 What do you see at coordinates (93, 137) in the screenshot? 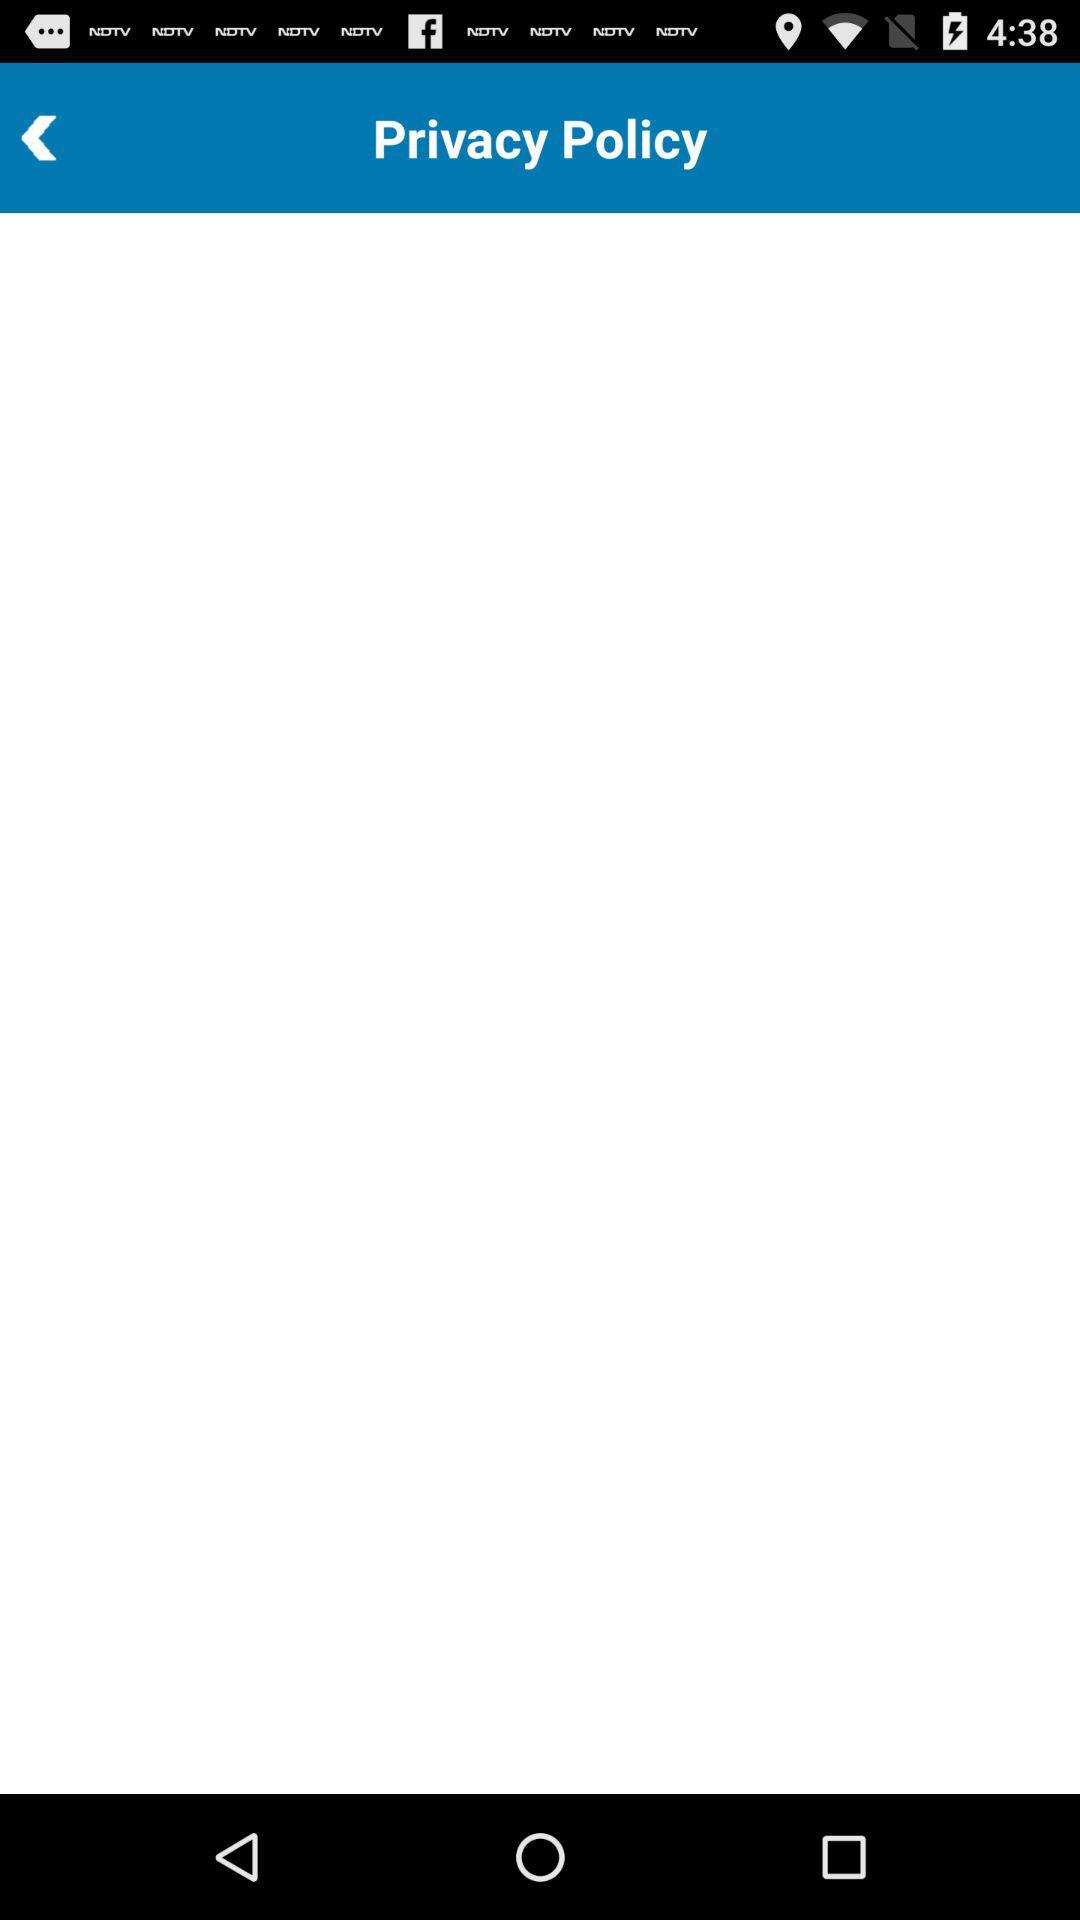
I see `return to previous page` at bounding box center [93, 137].